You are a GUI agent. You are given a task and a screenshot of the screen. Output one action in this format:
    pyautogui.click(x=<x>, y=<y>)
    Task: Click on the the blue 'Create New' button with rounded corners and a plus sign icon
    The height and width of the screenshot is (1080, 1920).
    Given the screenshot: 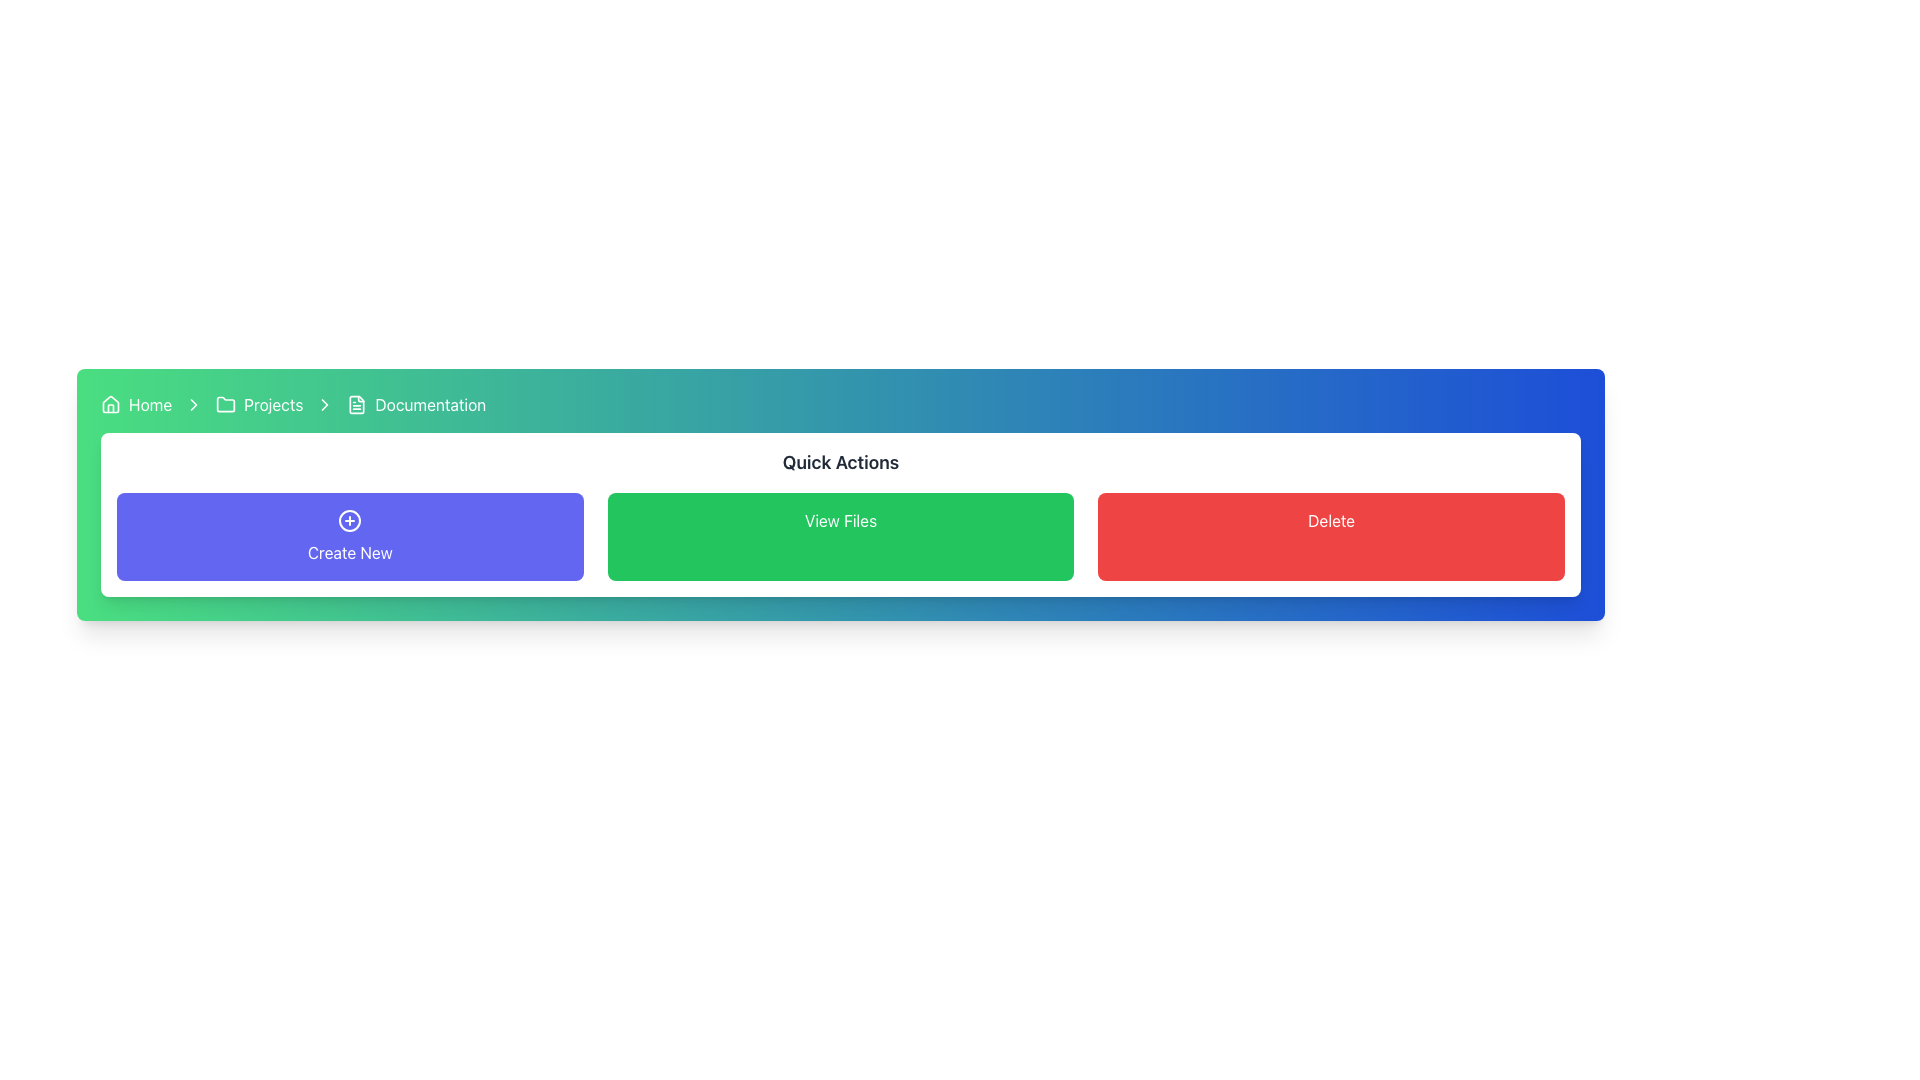 What is the action you would take?
    pyautogui.click(x=350, y=535)
    